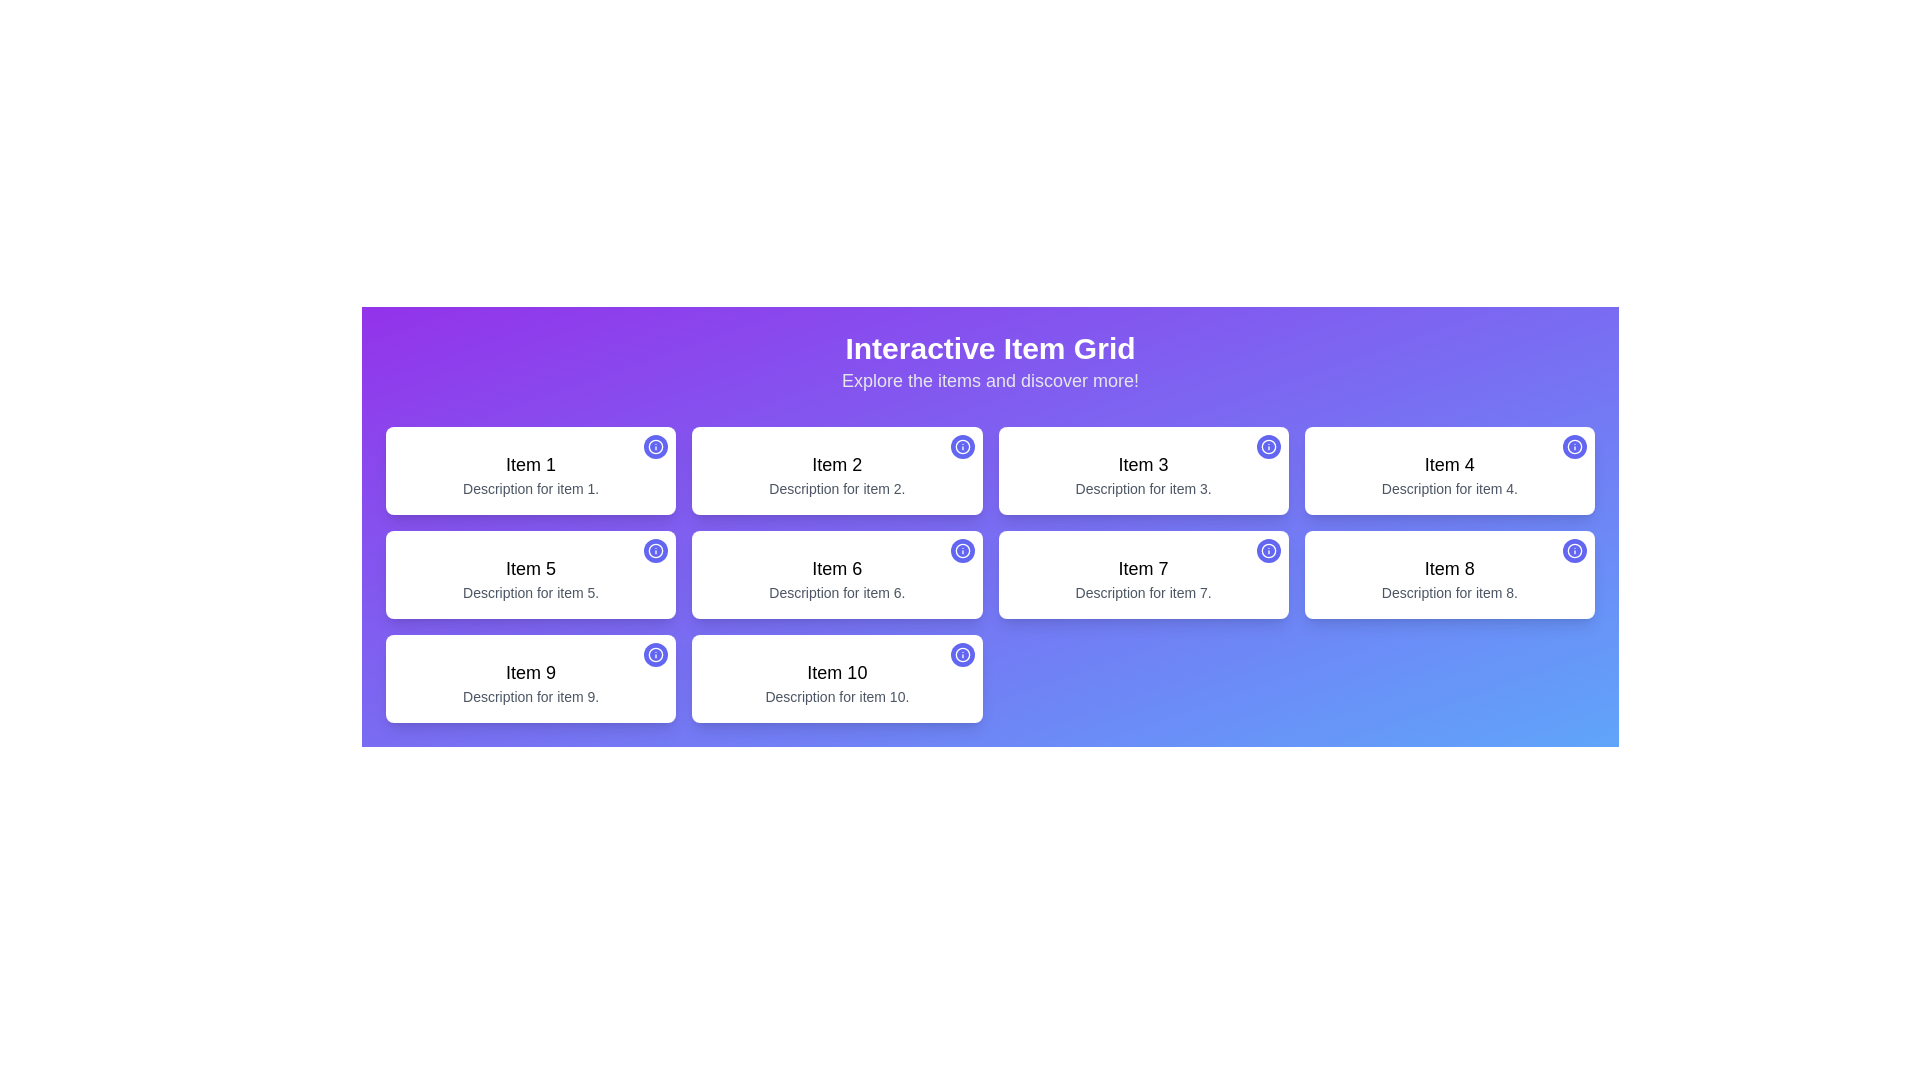 The width and height of the screenshot is (1920, 1080). I want to click on the button located in the top-right corner of the card labeled 'Item 9', so click(656, 655).